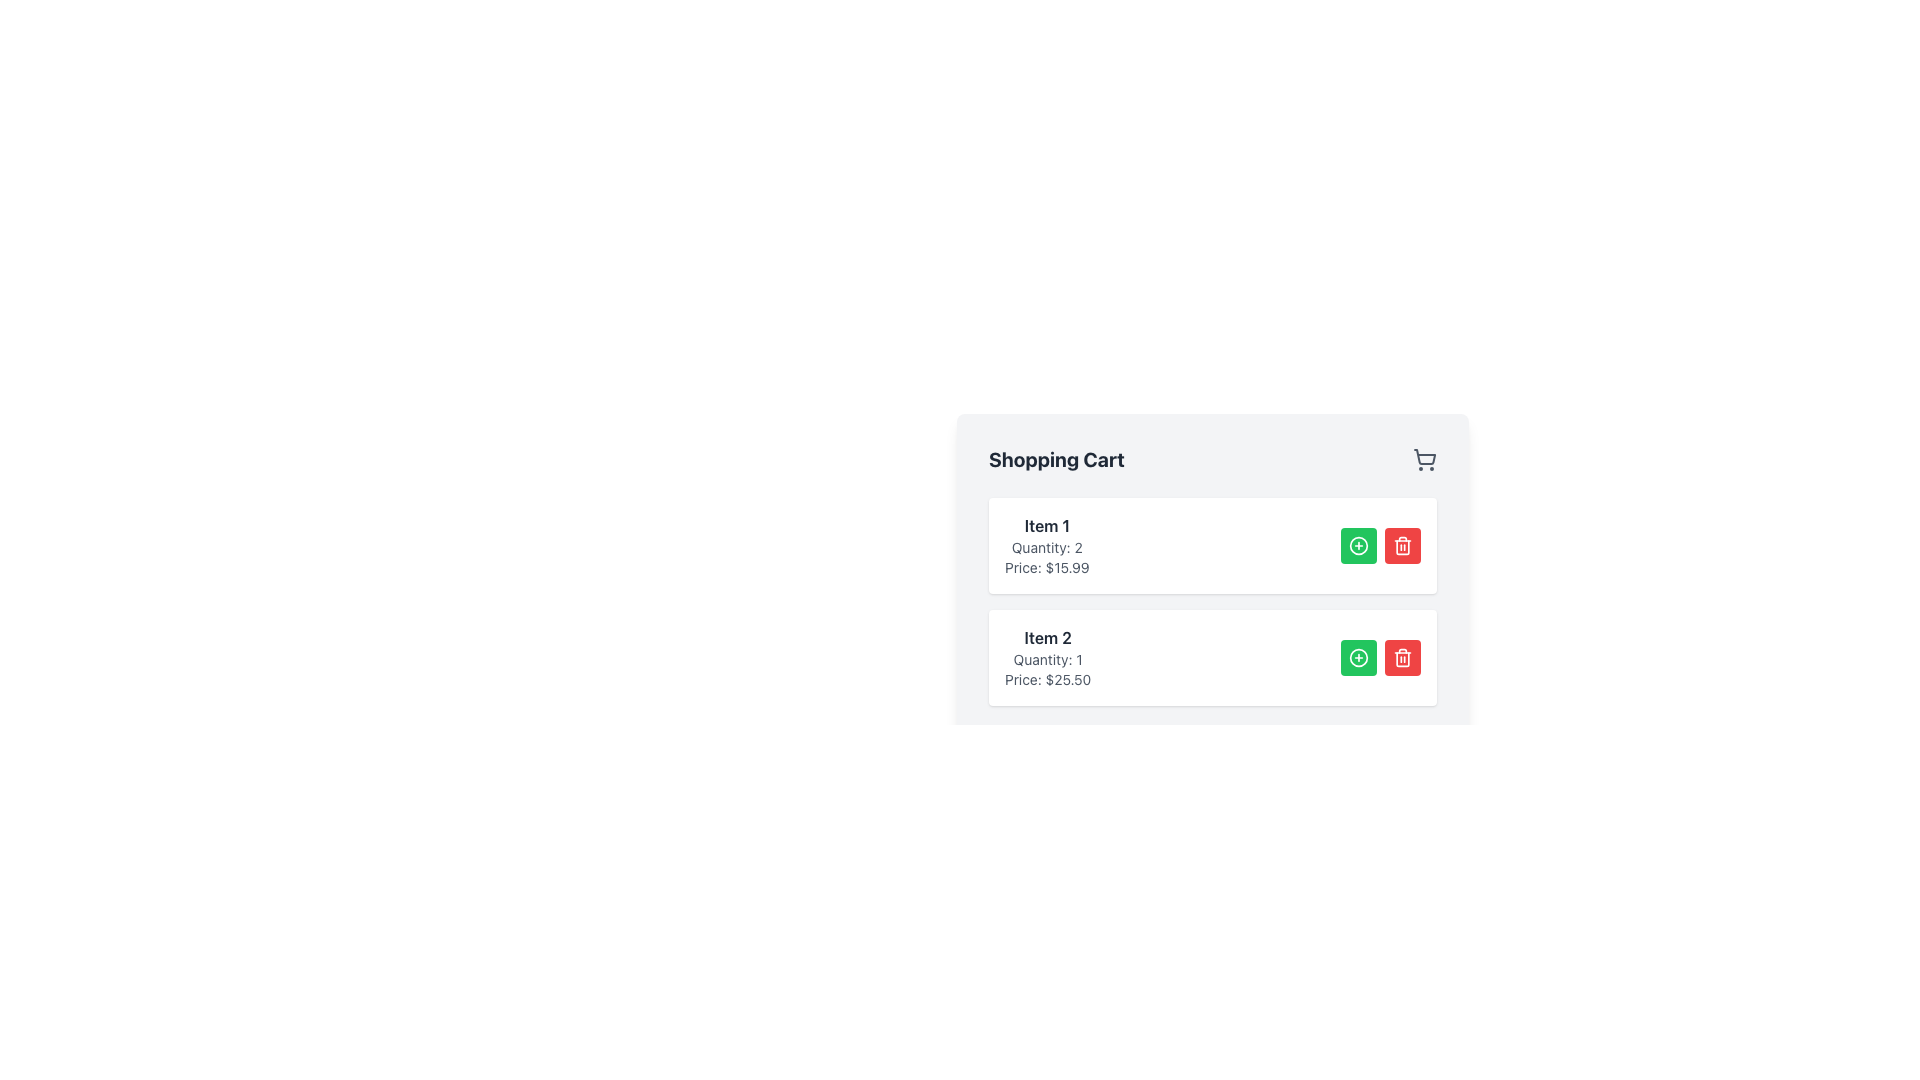 The height and width of the screenshot is (1080, 1920). I want to click on the circular icon with a green border and white filled background, representing the increment function in the shopping cart interface, so click(1358, 546).